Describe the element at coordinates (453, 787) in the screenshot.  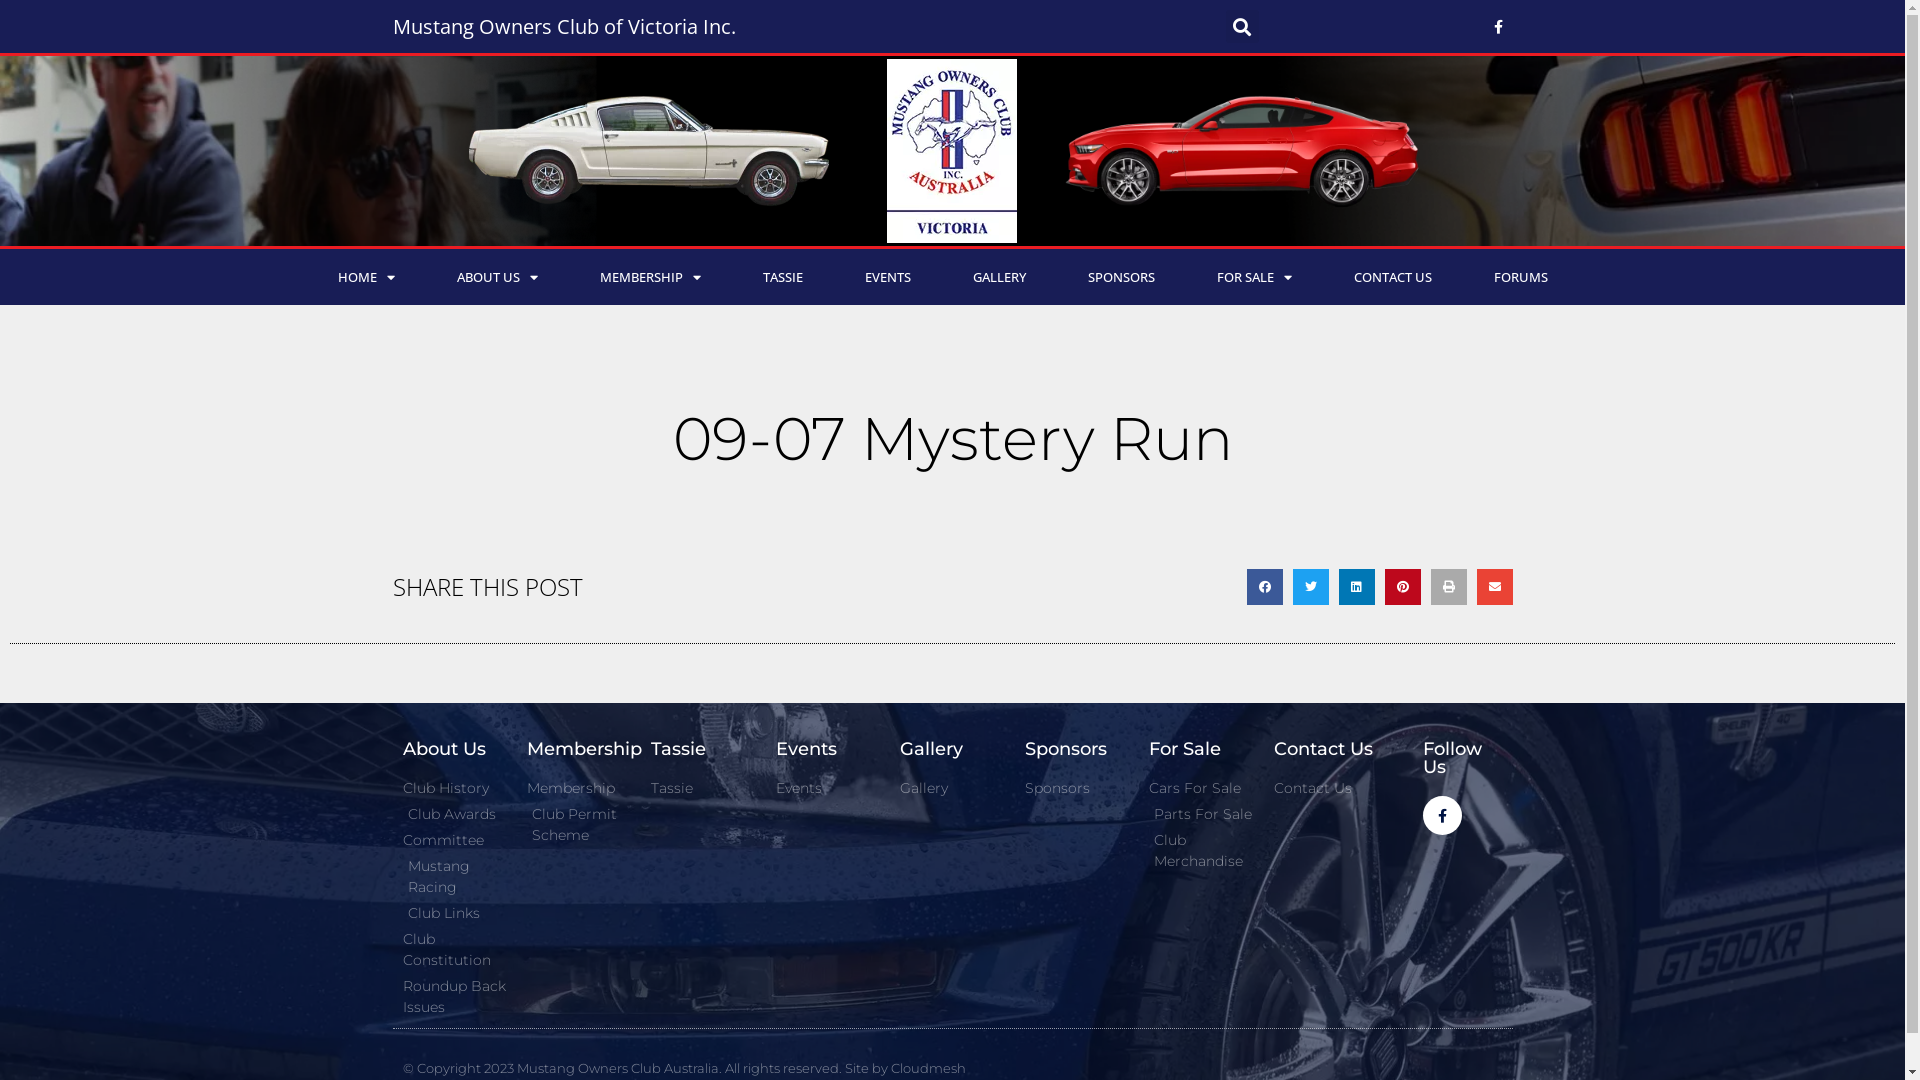
I see `'Club History'` at that location.